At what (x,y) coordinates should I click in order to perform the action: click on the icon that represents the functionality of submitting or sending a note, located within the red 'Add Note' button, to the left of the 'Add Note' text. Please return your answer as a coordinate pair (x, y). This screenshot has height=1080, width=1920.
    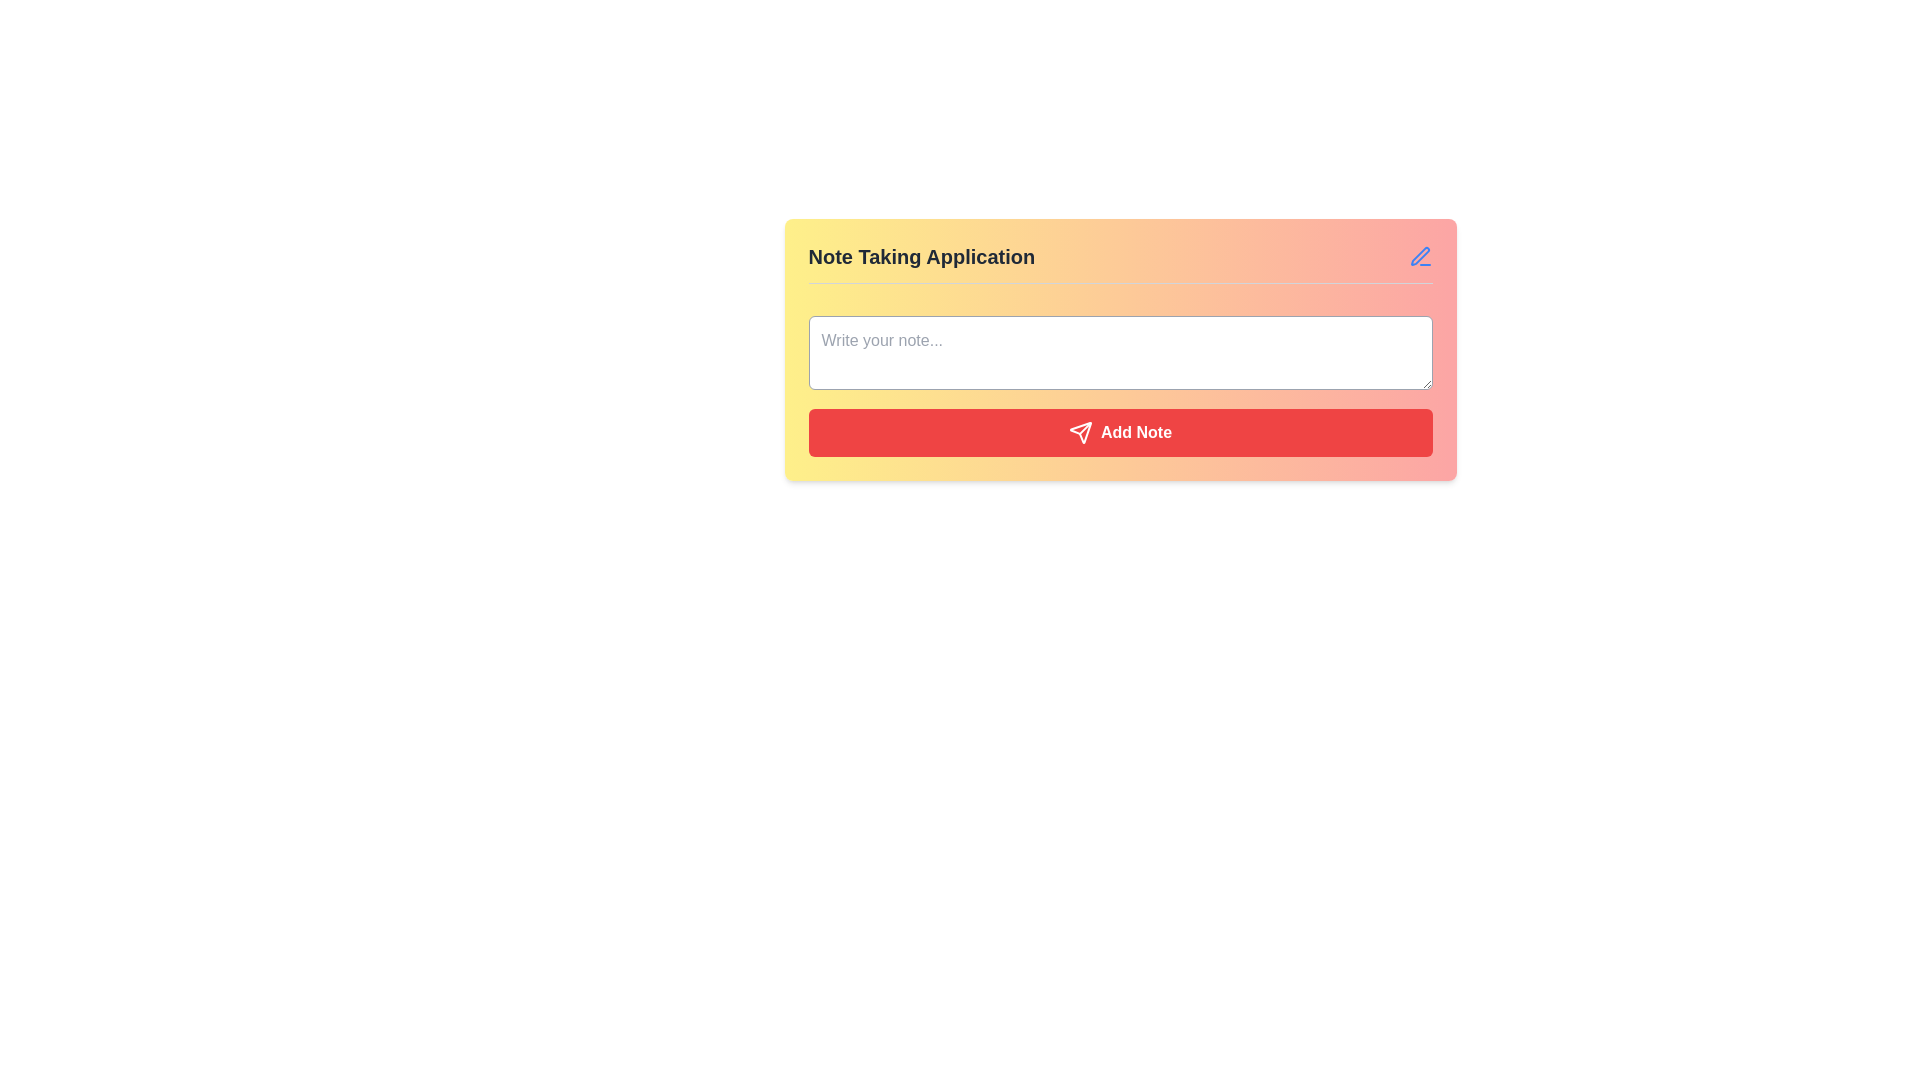
    Looking at the image, I should click on (1079, 431).